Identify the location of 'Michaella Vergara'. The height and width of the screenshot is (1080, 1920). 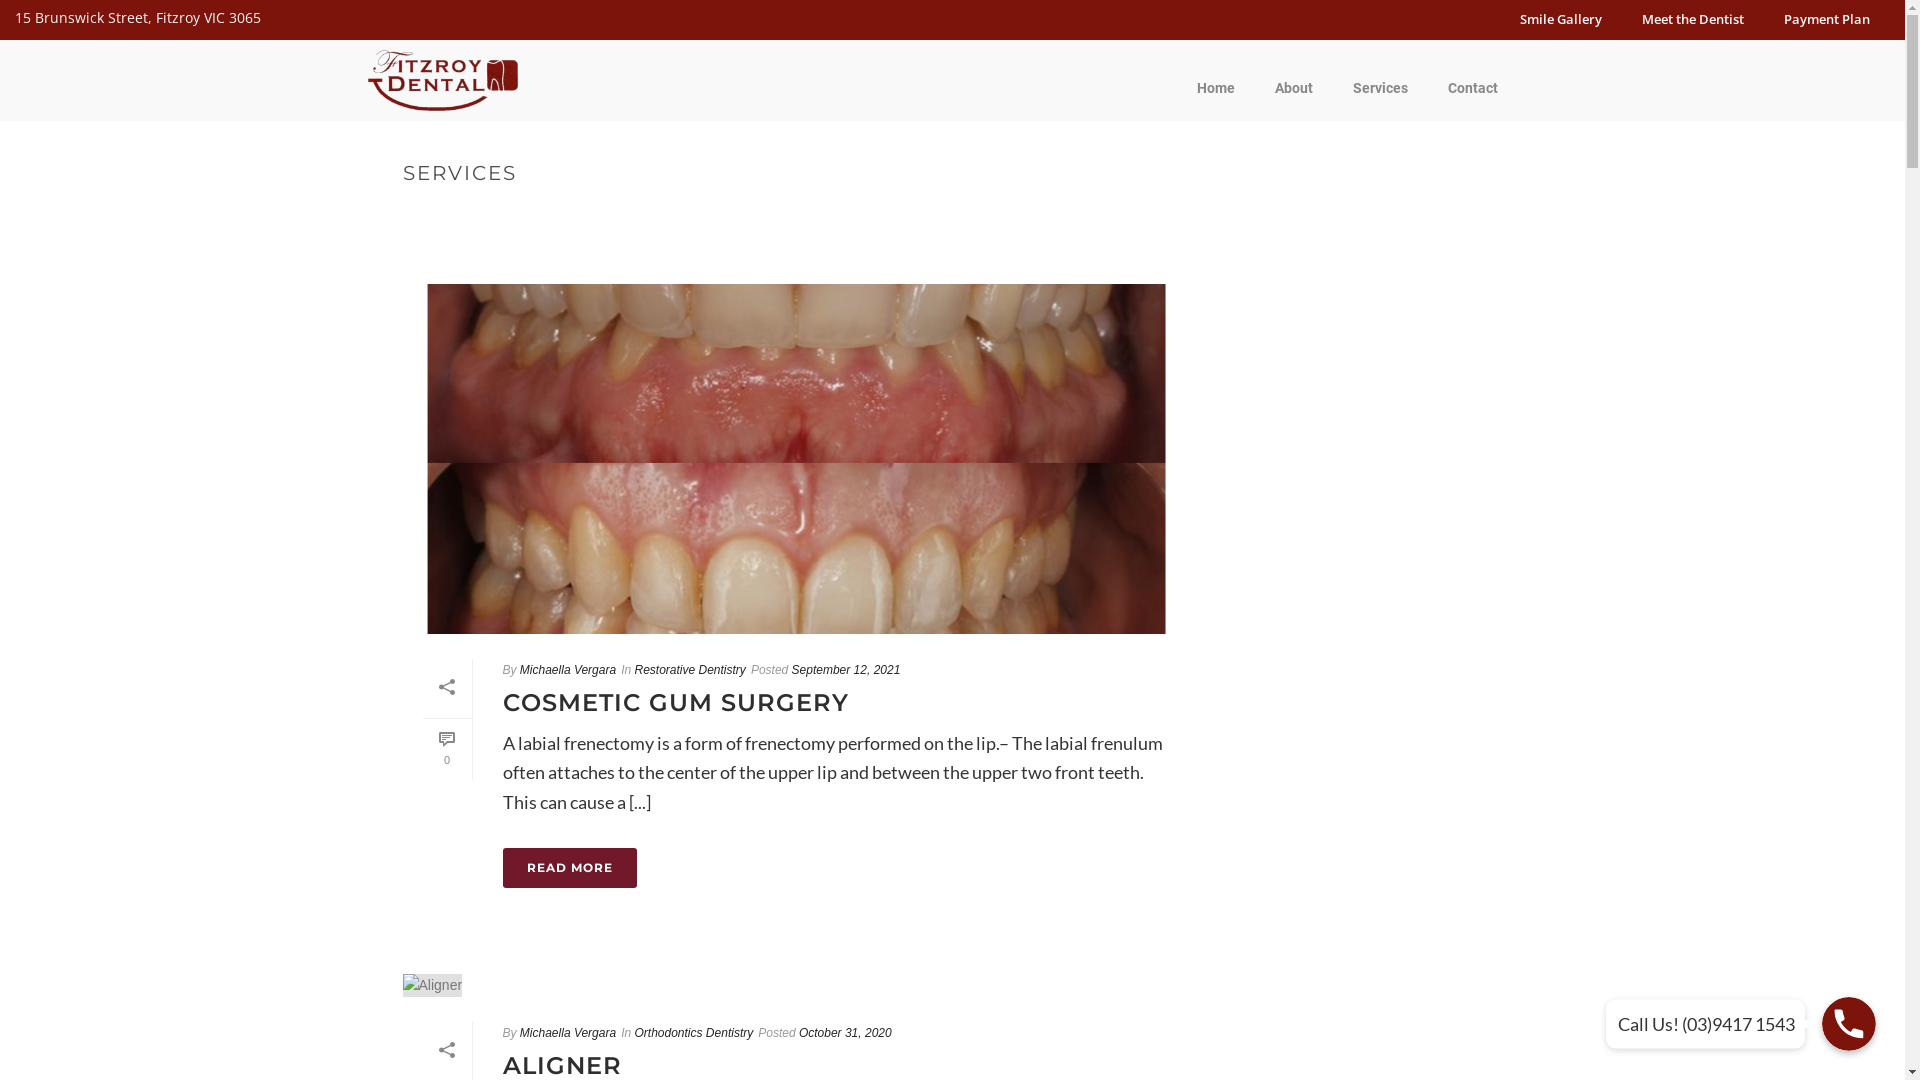
(519, 1033).